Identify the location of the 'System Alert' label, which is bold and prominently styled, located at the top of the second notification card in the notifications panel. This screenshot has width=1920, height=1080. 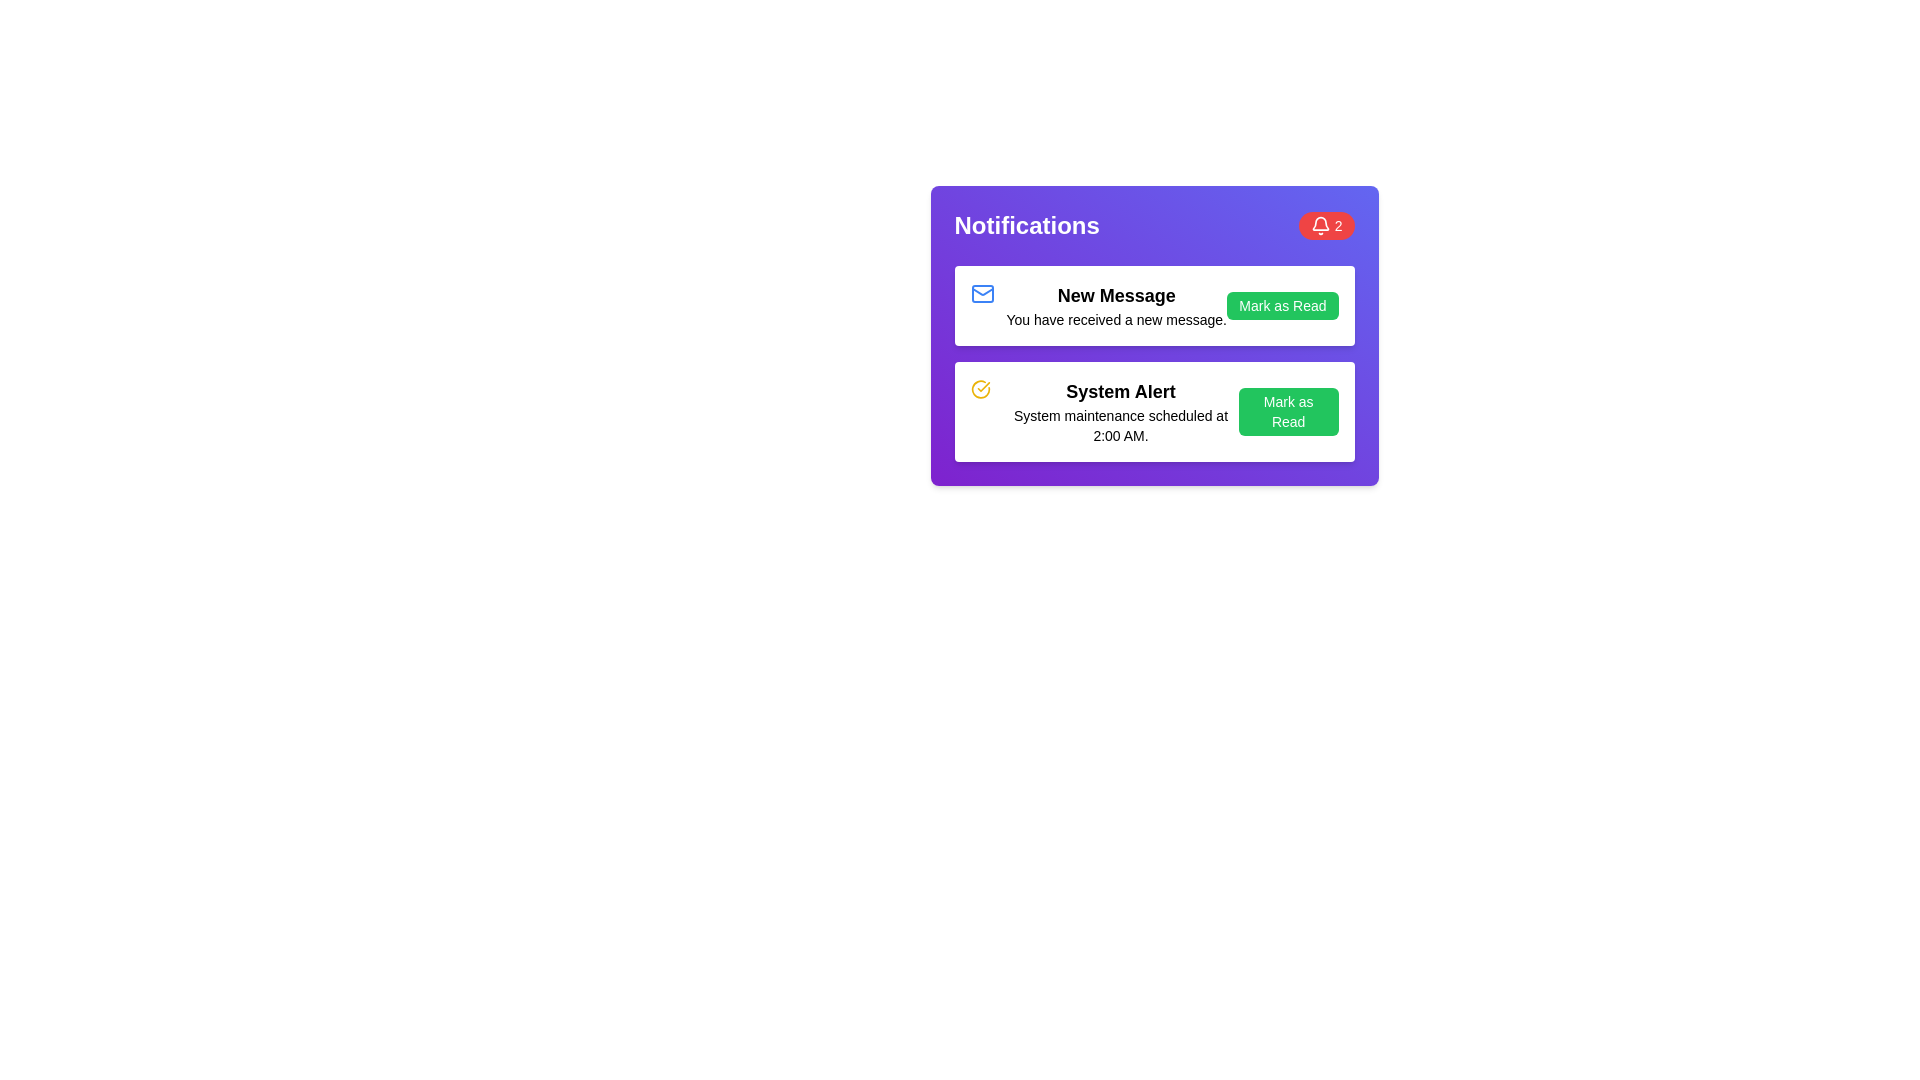
(1121, 392).